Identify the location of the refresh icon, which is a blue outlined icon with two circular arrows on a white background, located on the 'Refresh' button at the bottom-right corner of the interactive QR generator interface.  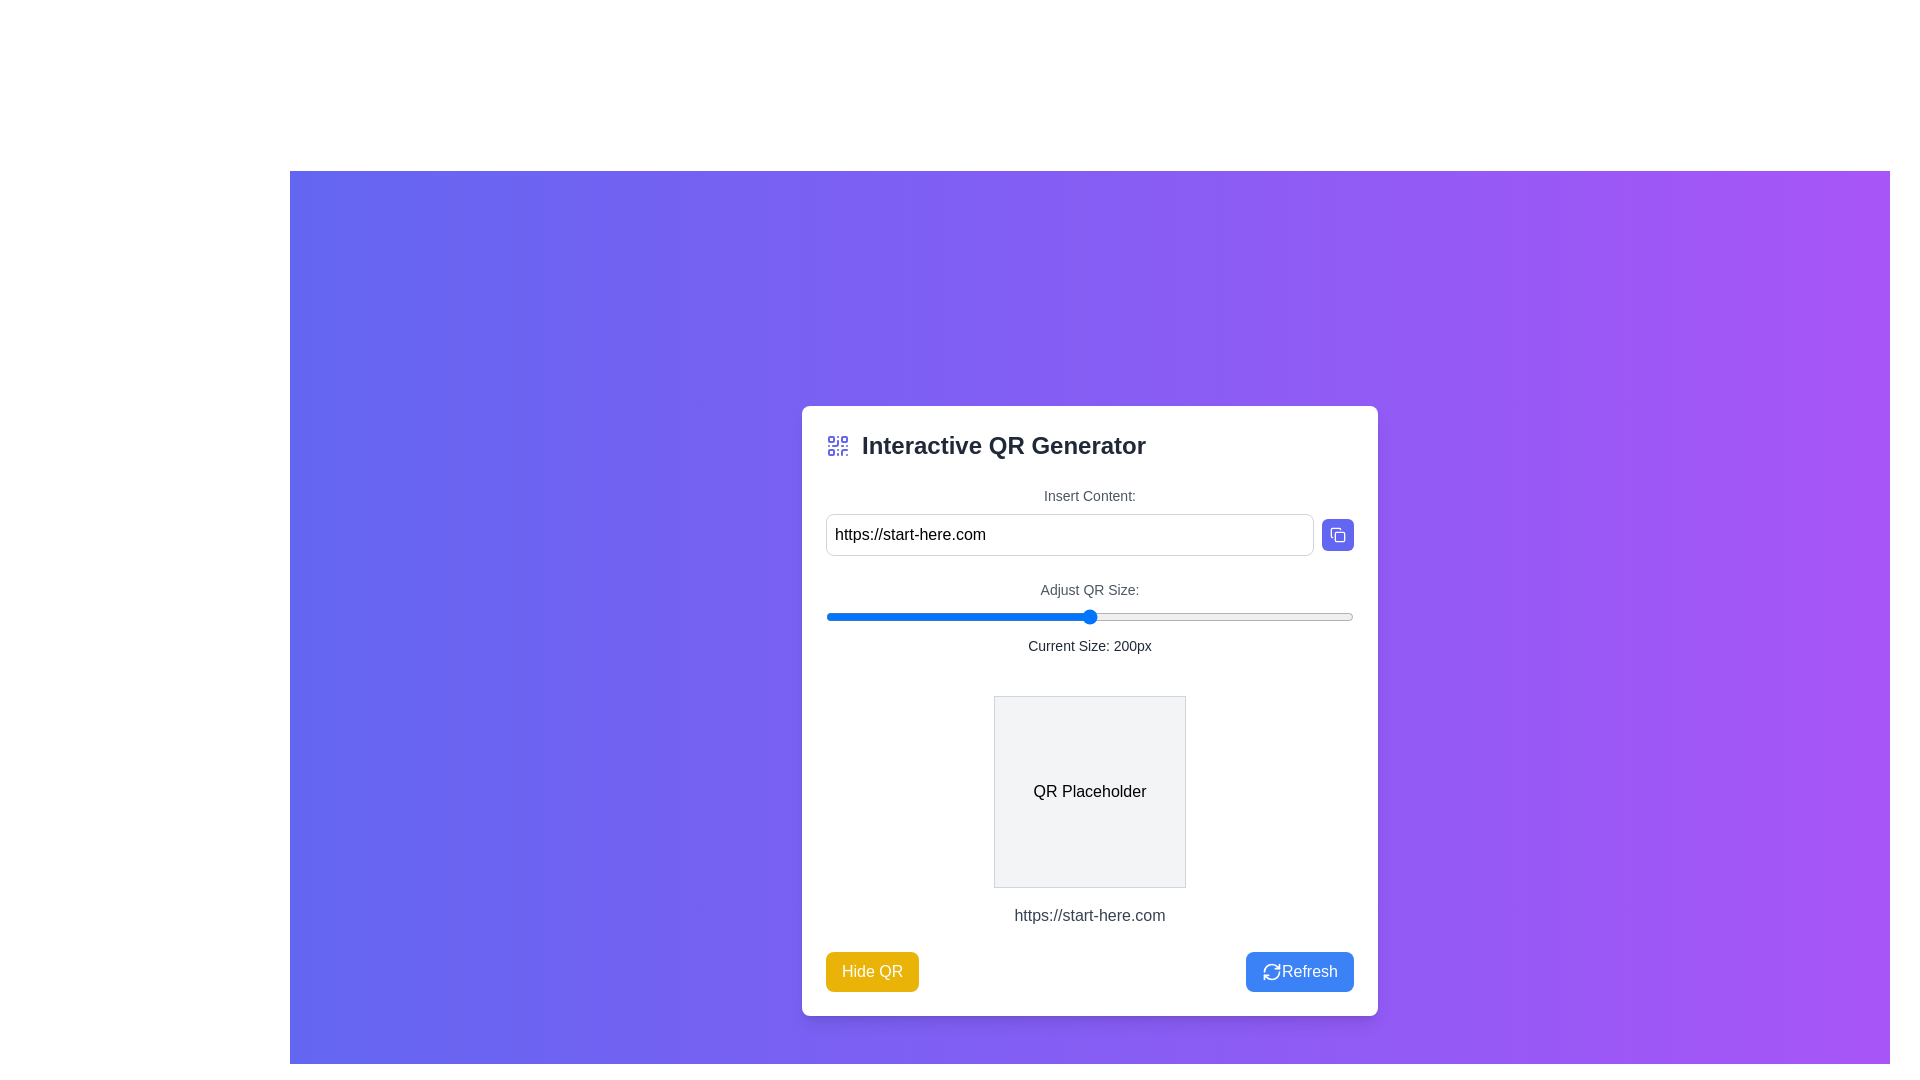
(1271, 971).